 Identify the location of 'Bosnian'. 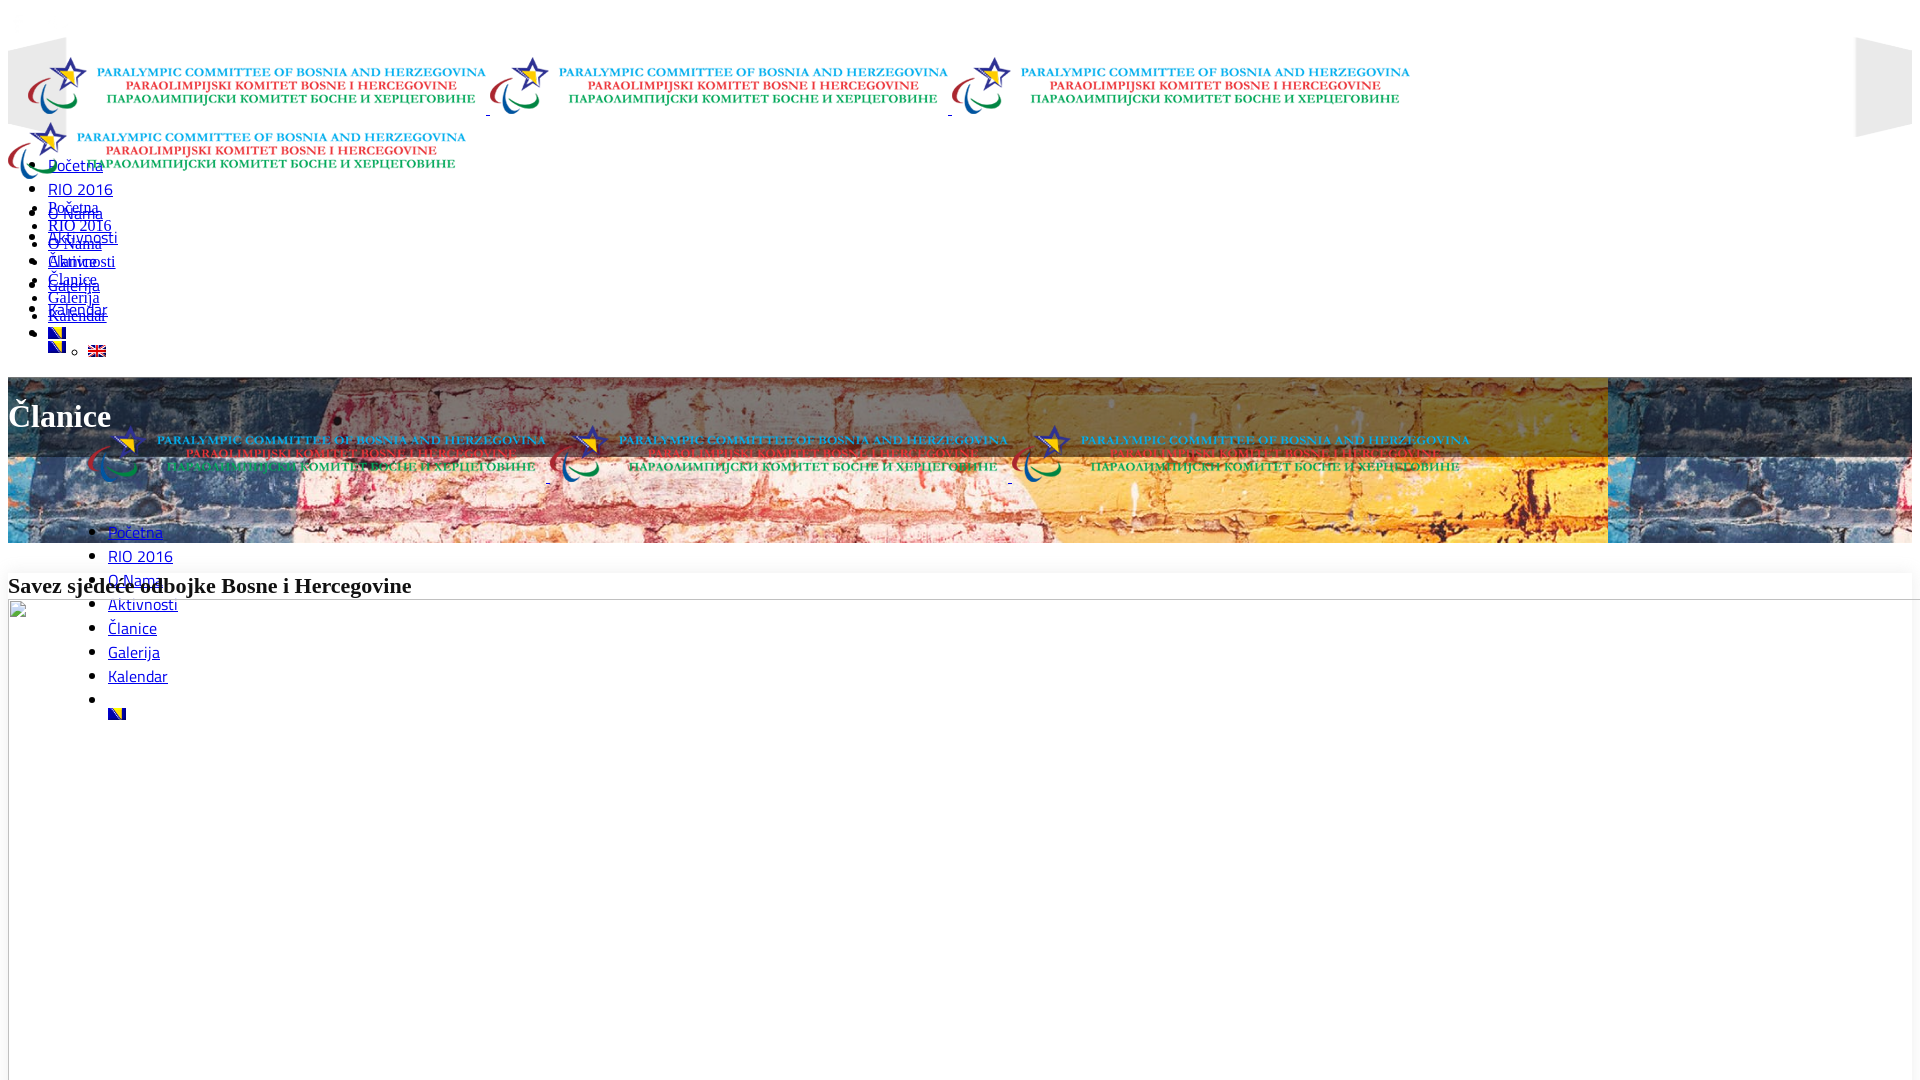
(115, 712).